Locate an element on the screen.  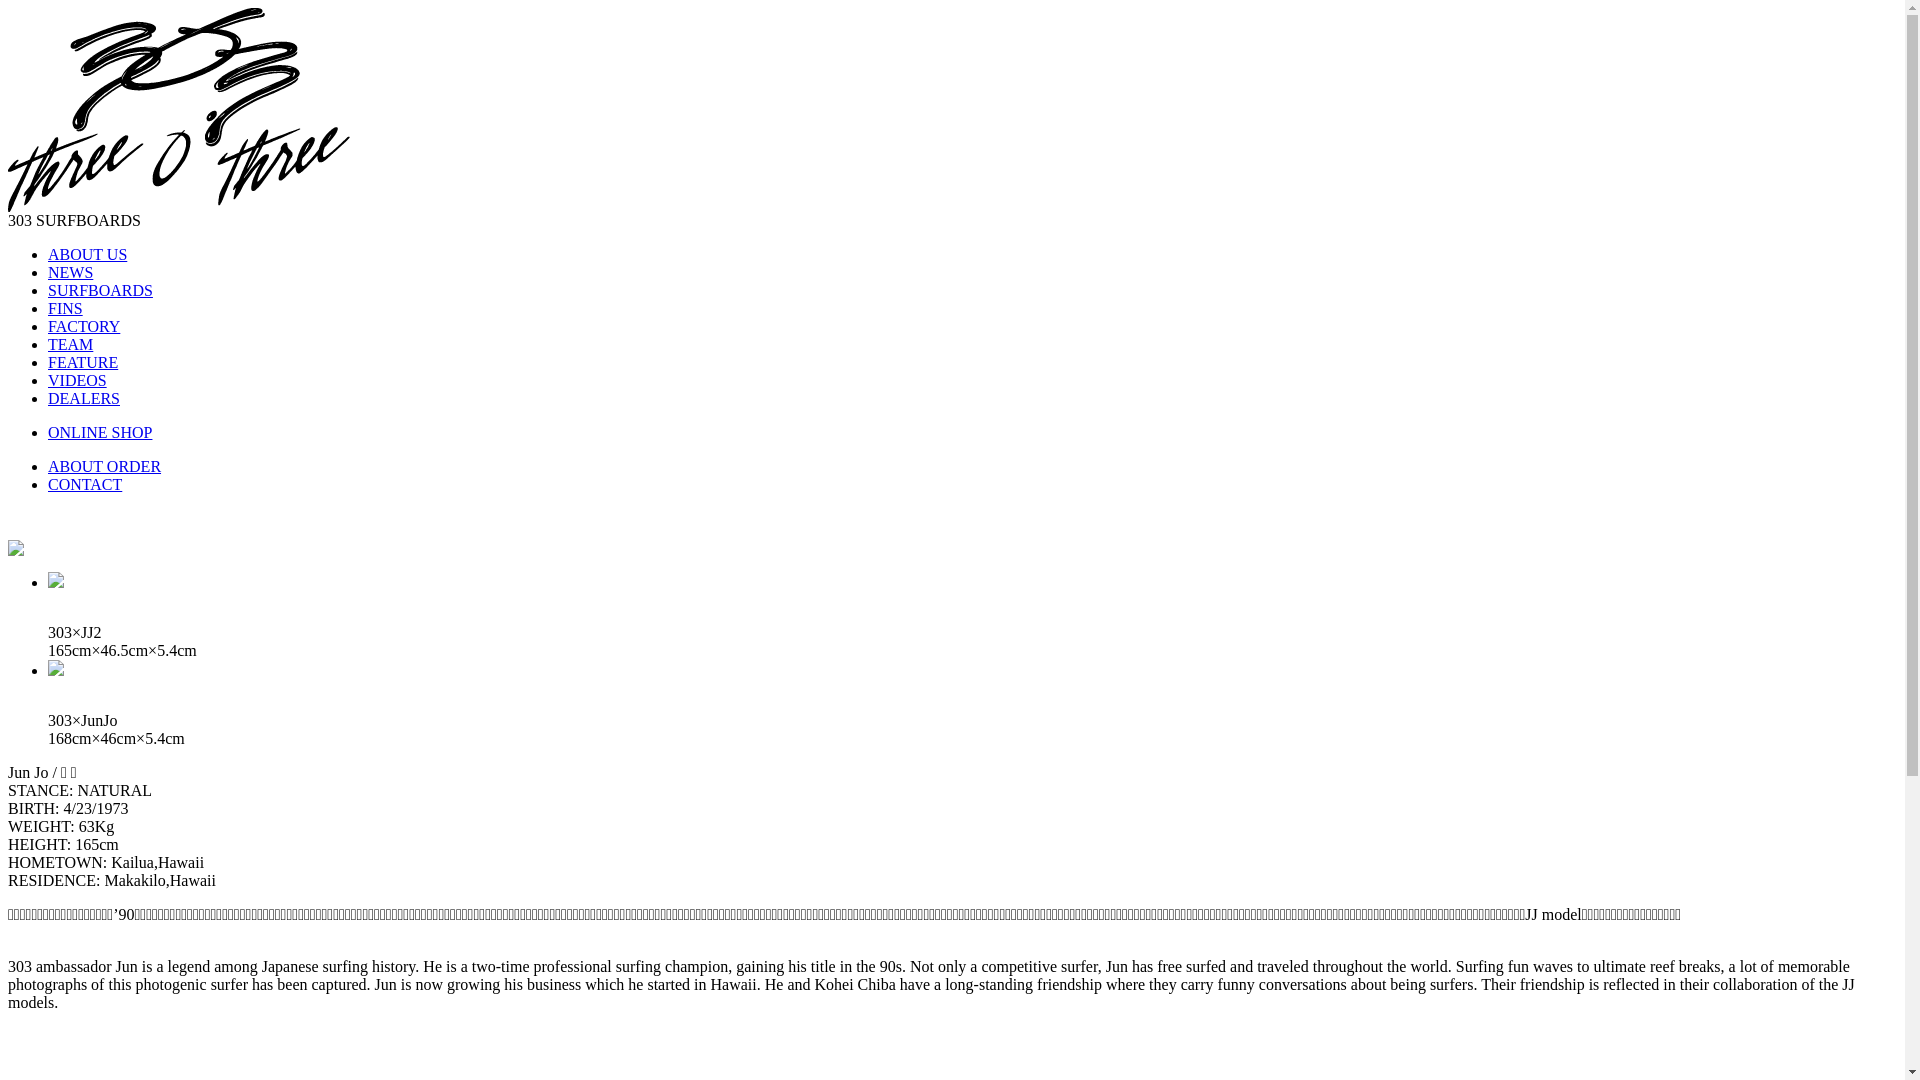
'ABOUT ORDER' is located at coordinates (48, 466).